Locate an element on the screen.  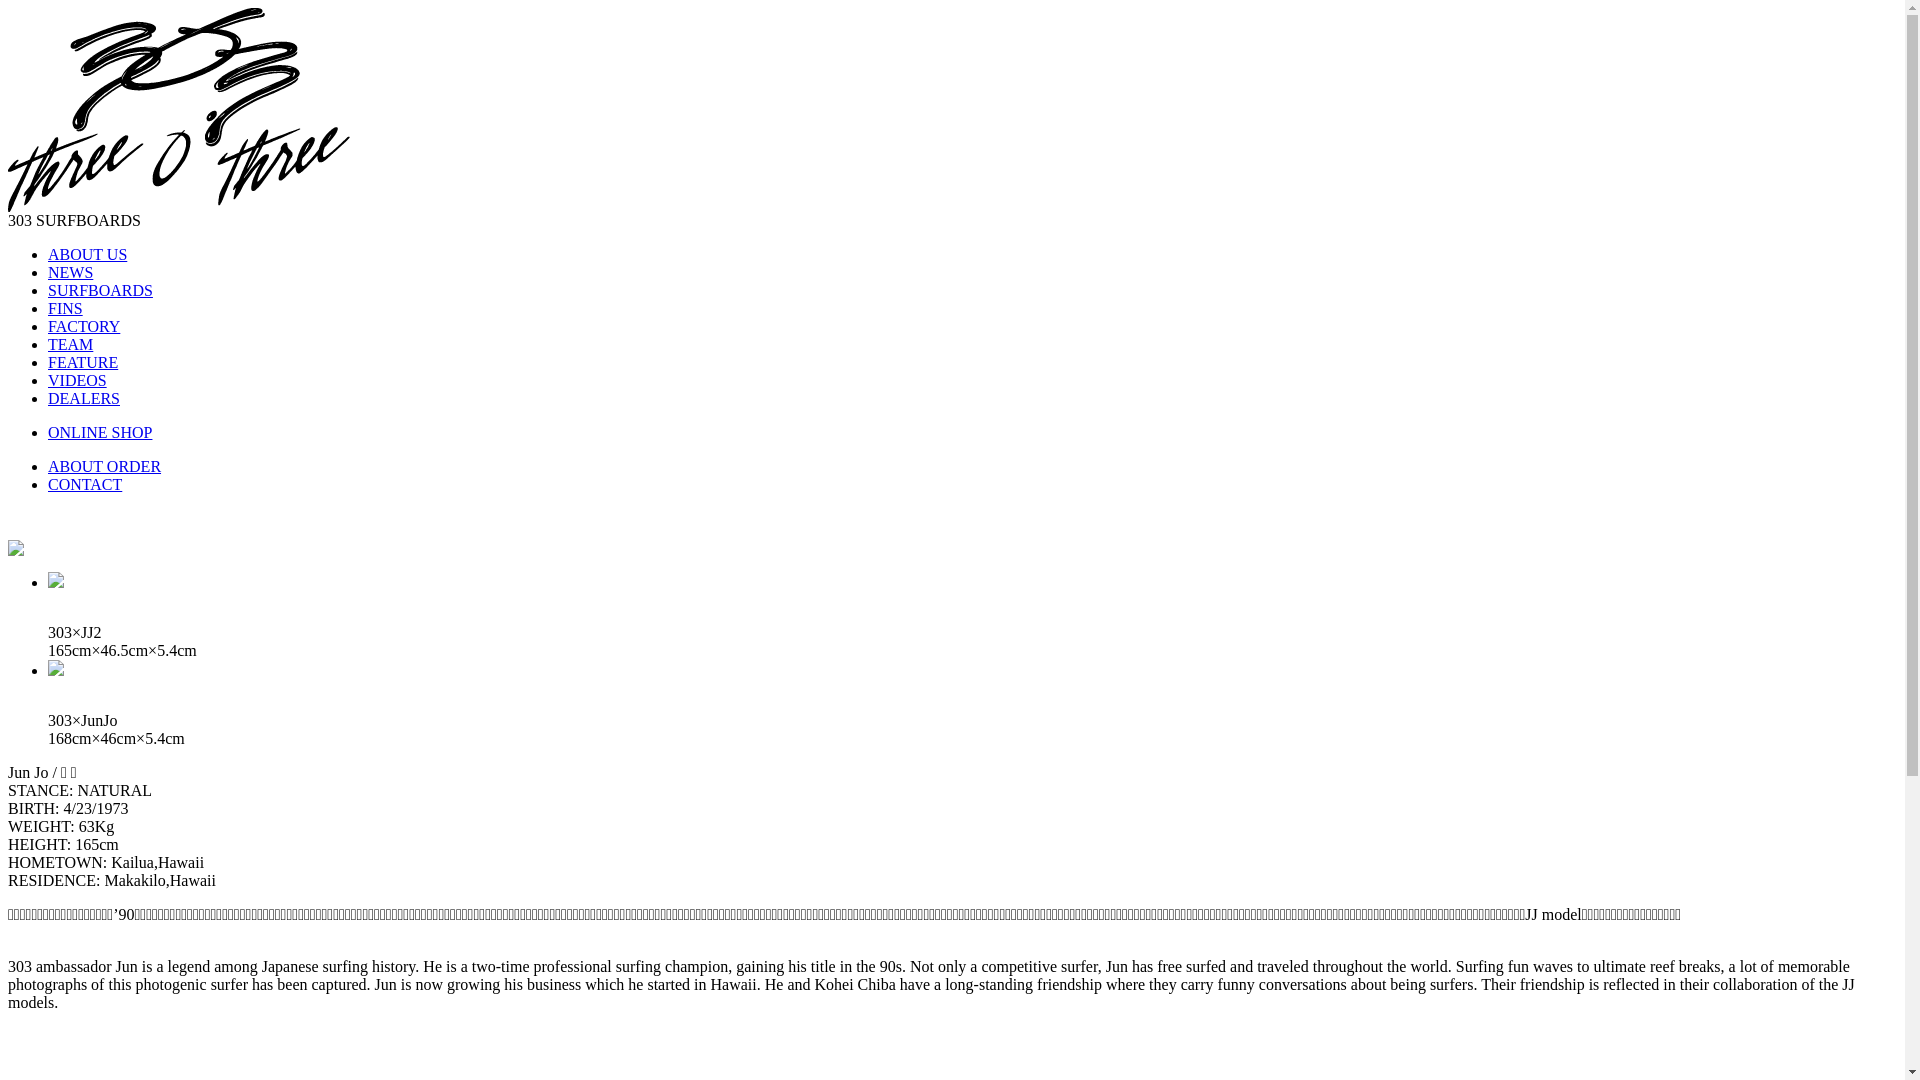
'ABOUT ORDER' is located at coordinates (48, 466).